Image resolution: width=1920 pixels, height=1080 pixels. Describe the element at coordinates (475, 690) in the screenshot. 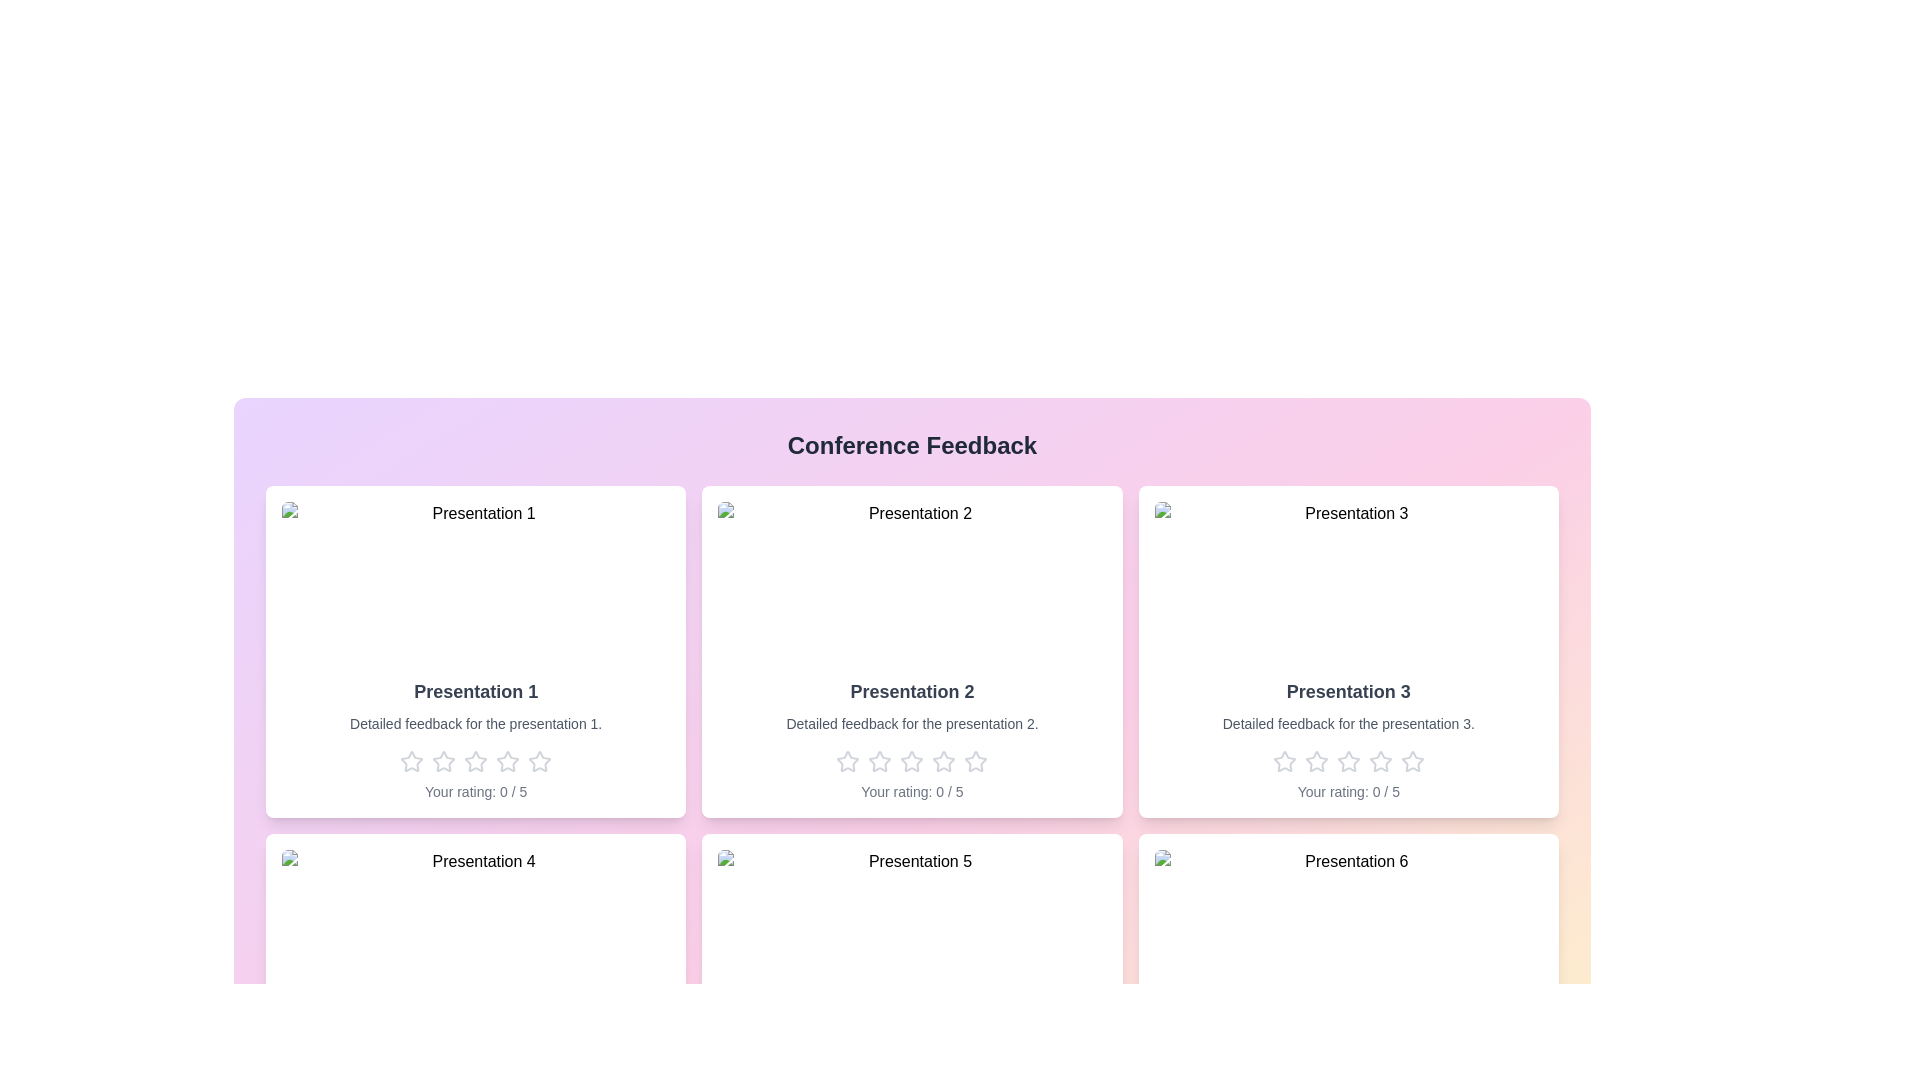

I see `the title of Presentation 1 to view its details` at that location.